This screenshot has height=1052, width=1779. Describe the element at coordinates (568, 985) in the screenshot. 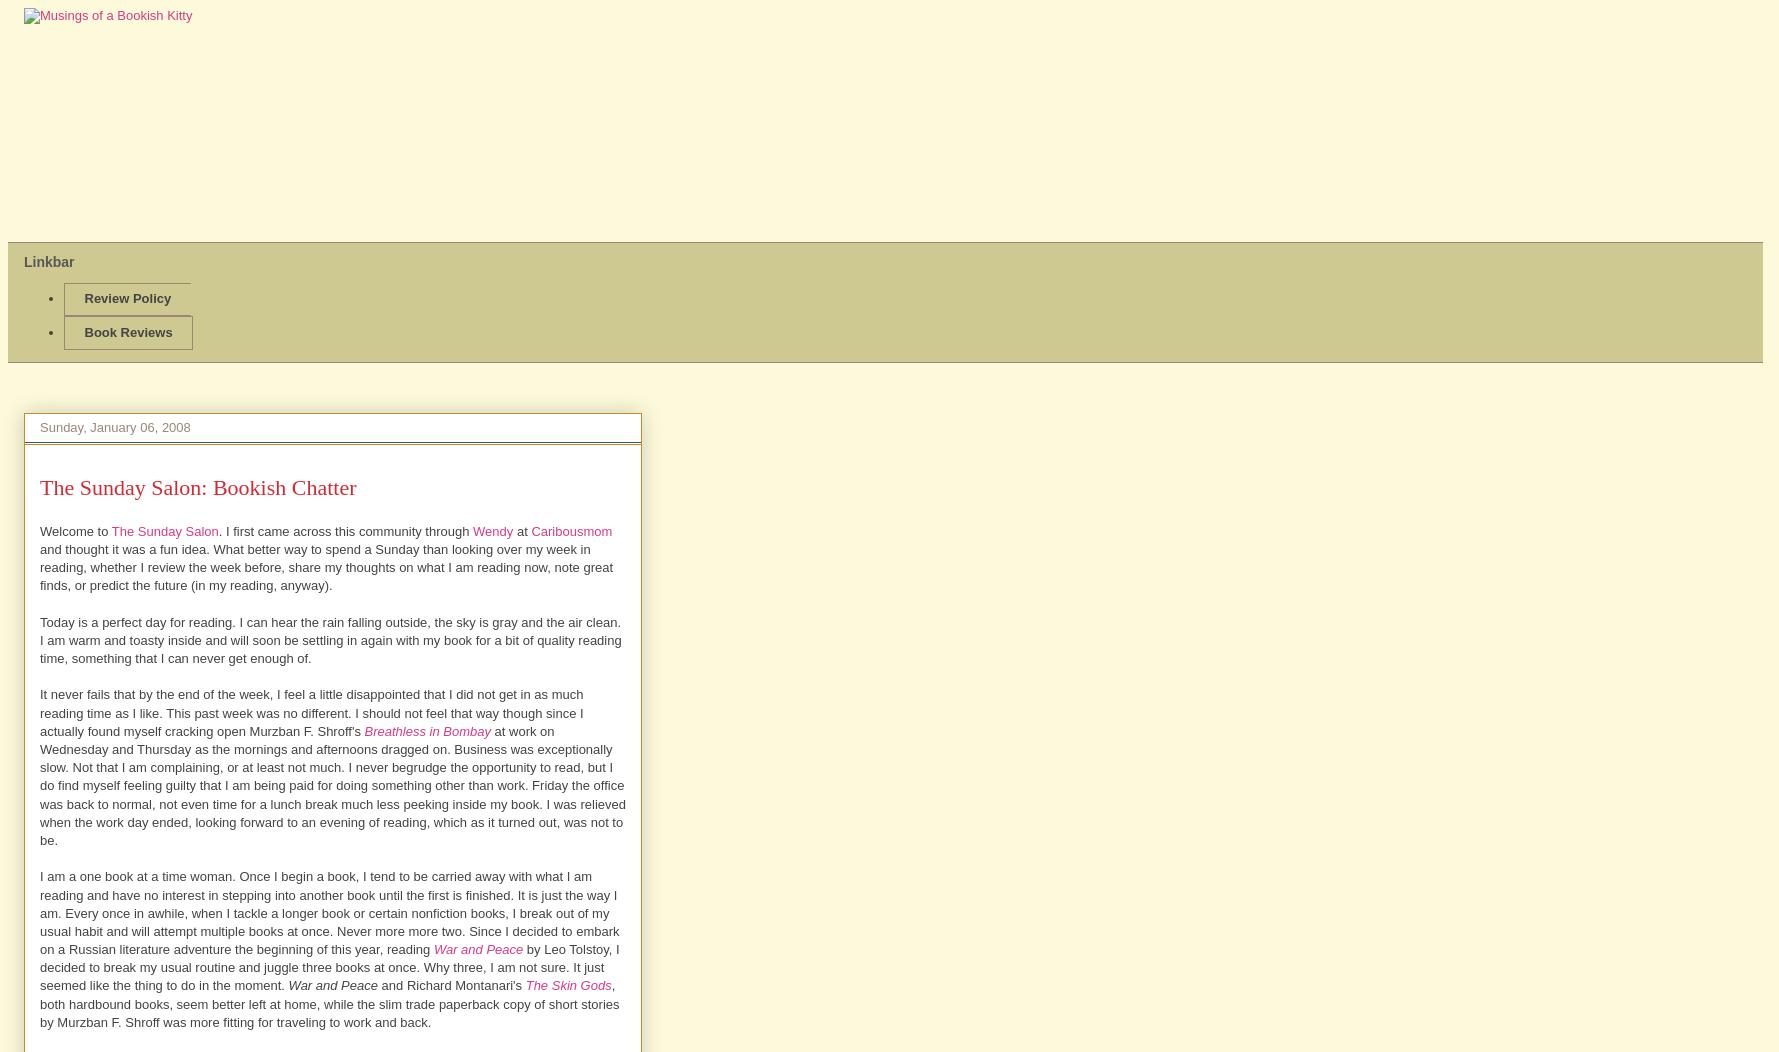

I see `'The Skin Gods'` at that location.